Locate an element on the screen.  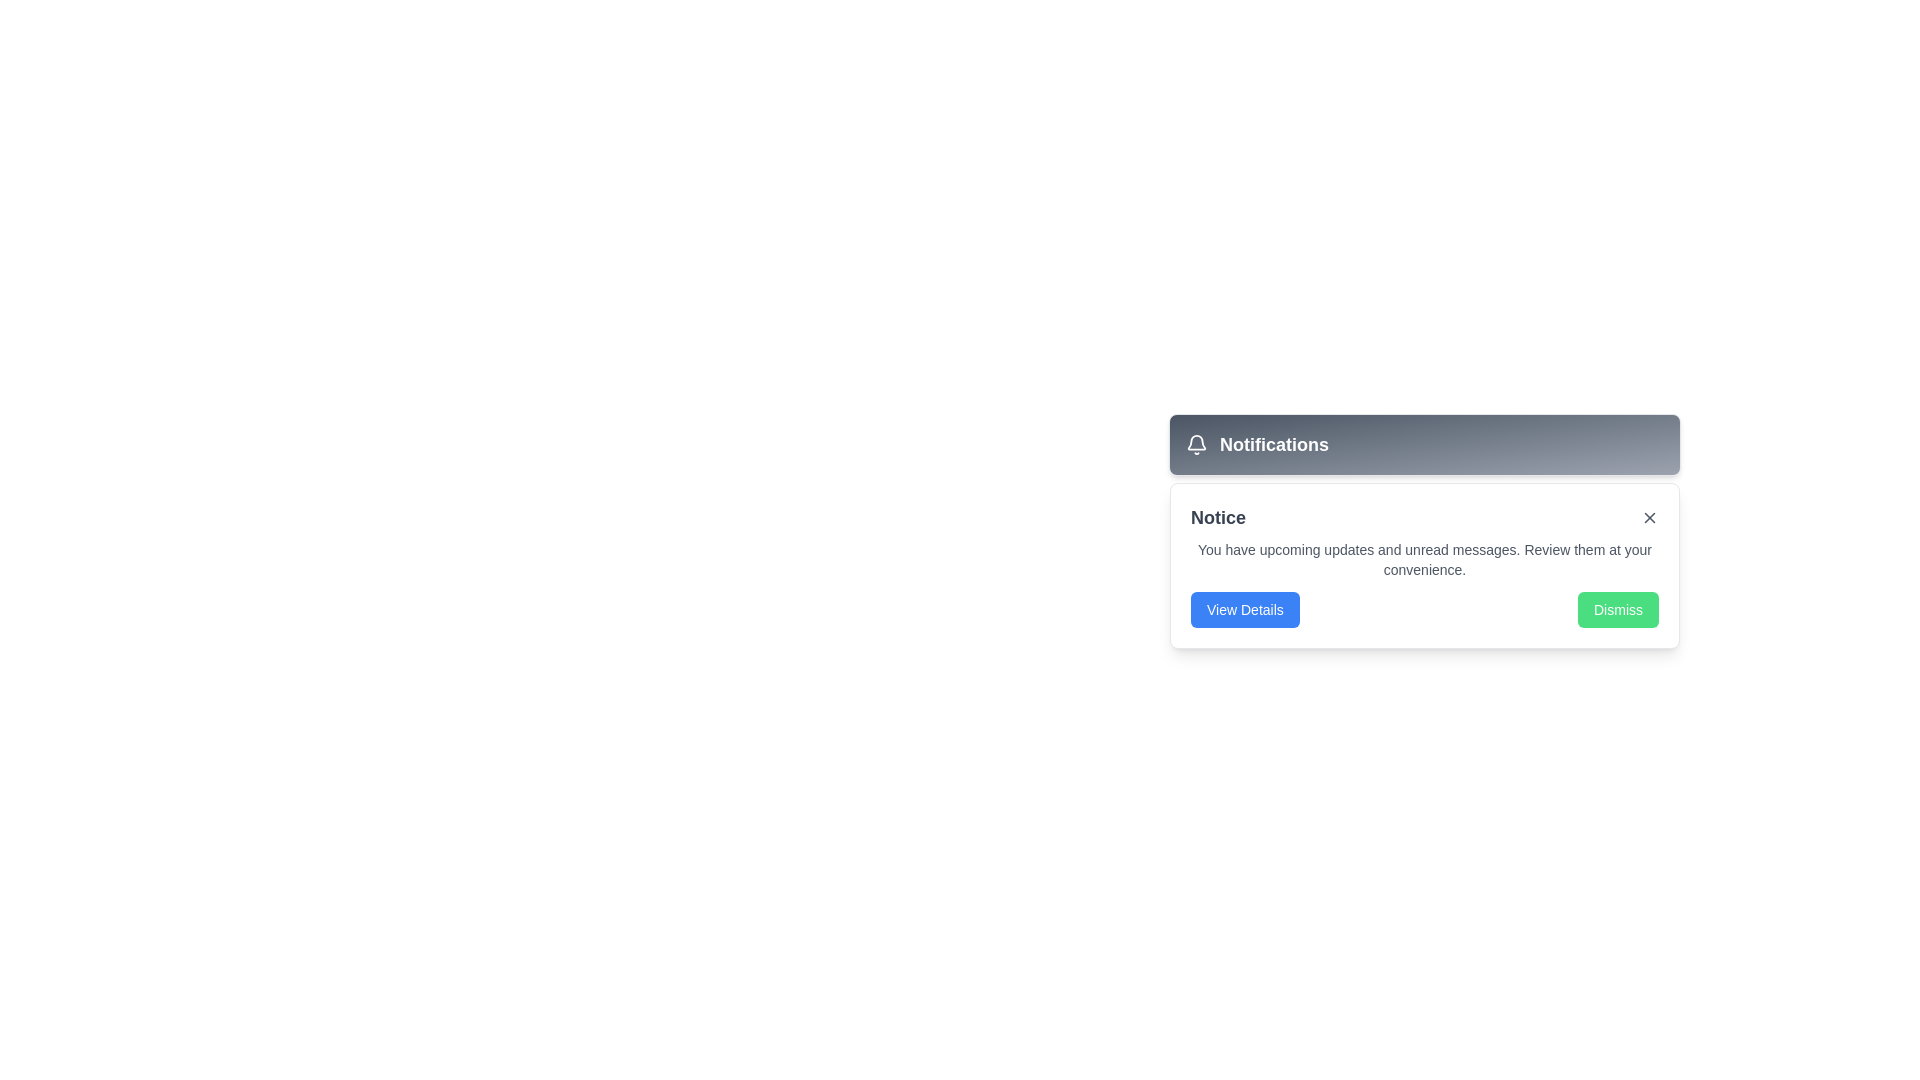
the close button (iconbutton) styled as an SVG graphic located in the top-right corner of the notification card to change its appearance is located at coordinates (1650, 516).